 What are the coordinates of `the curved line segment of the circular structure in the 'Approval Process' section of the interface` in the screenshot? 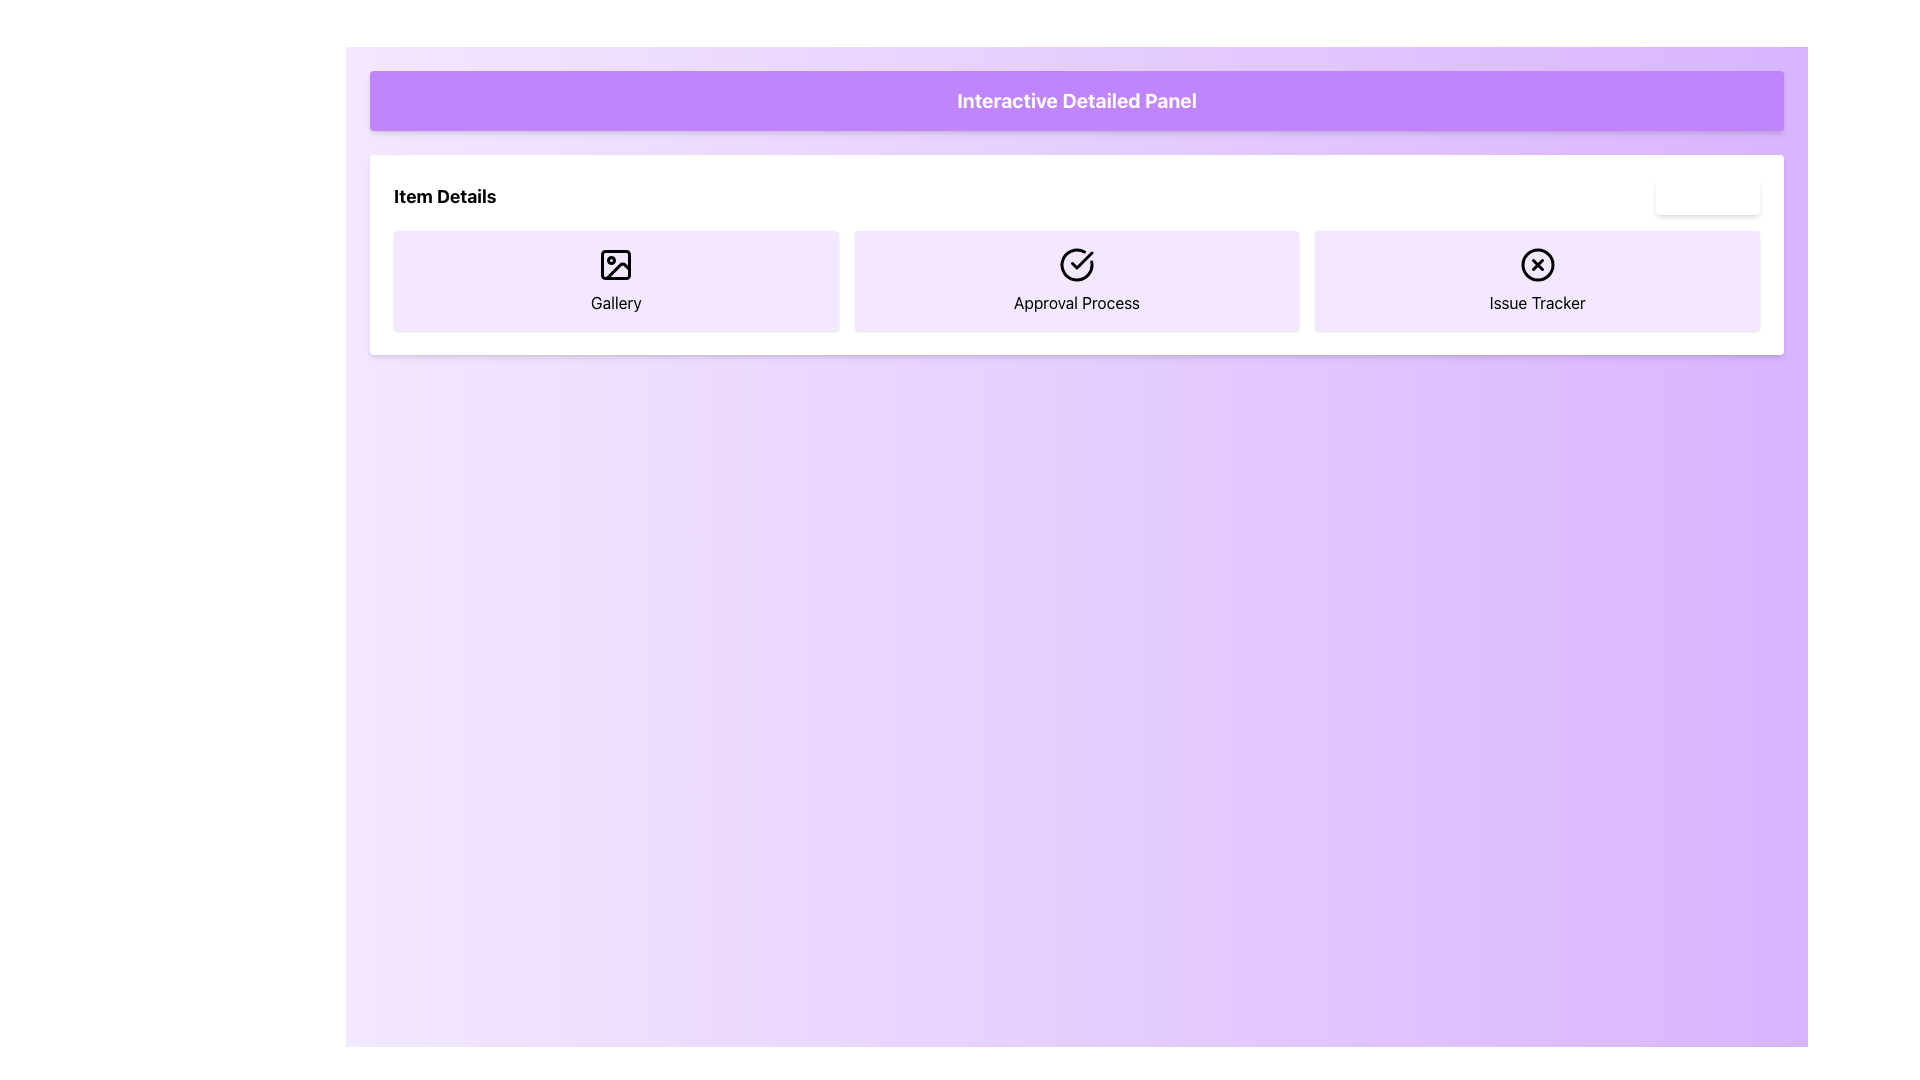 It's located at (1075, 264).